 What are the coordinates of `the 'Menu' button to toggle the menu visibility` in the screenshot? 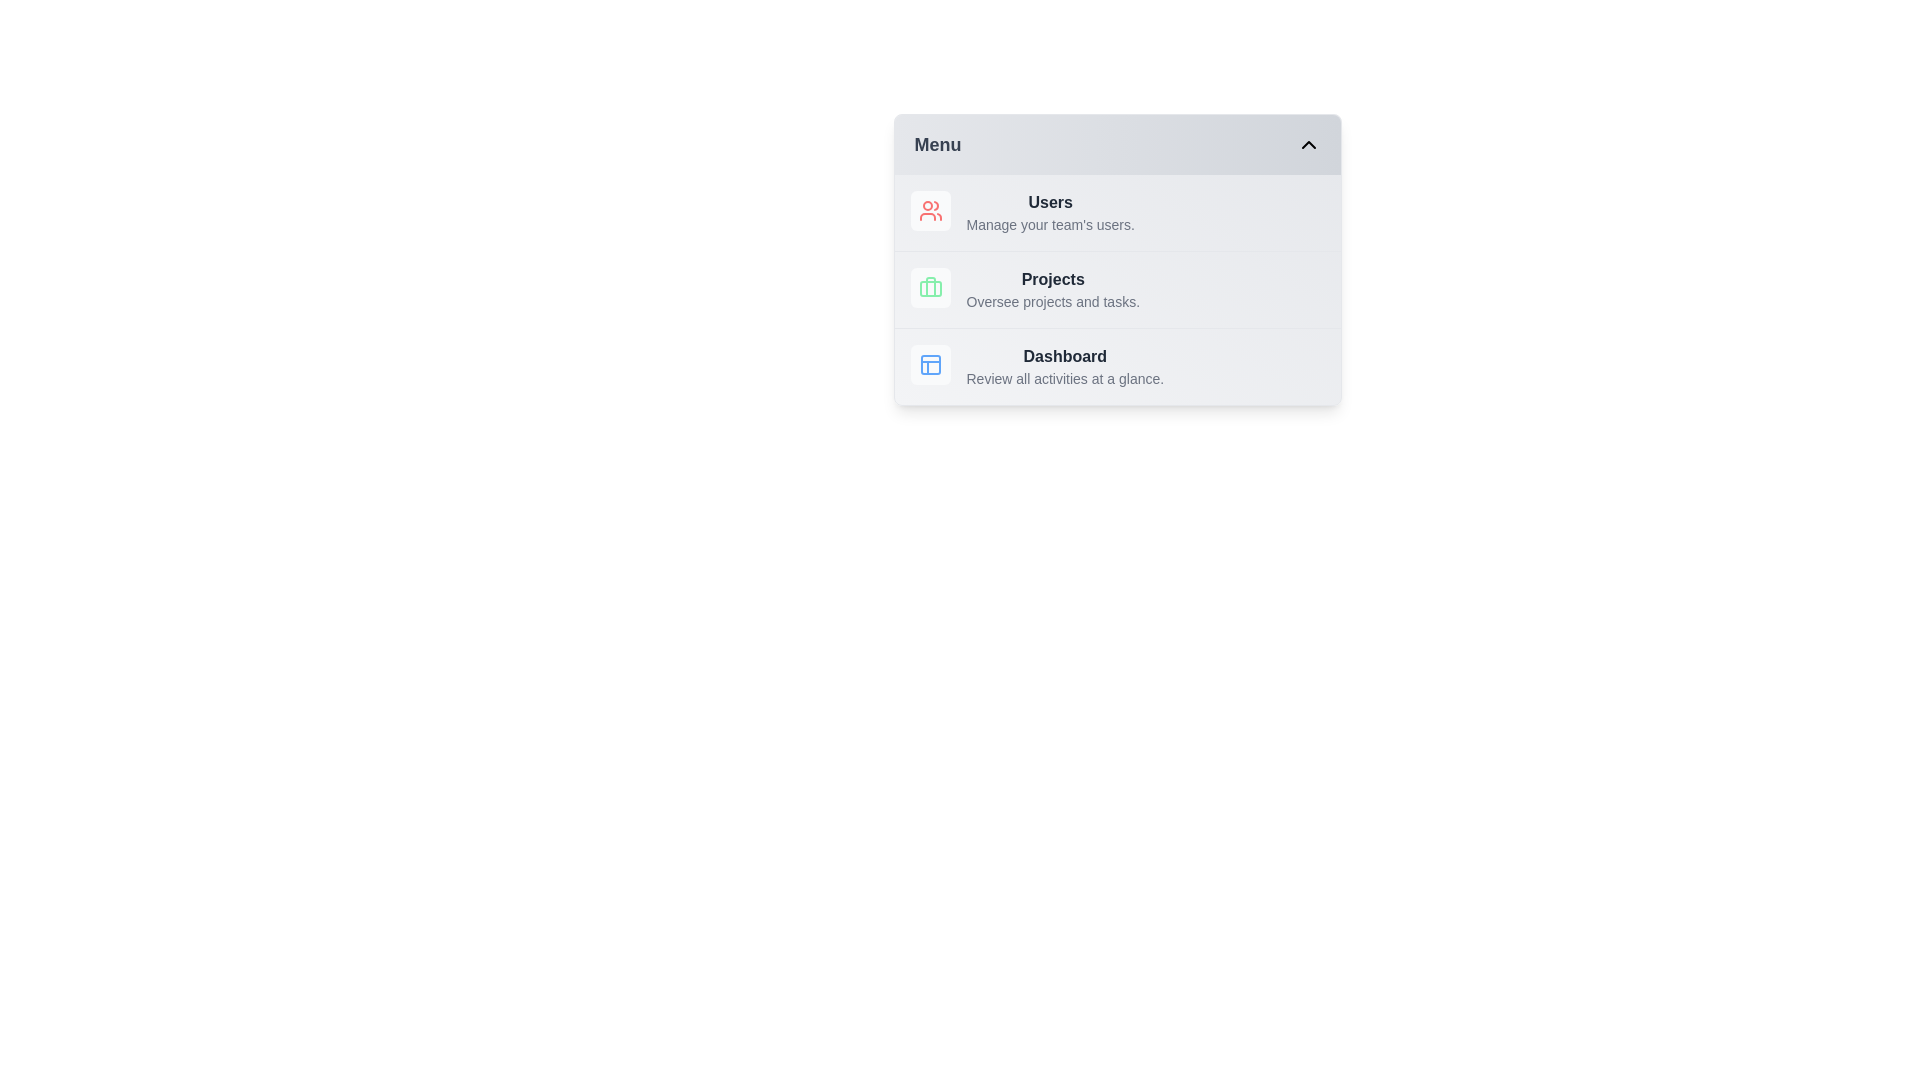 It's located at (1116, 144).